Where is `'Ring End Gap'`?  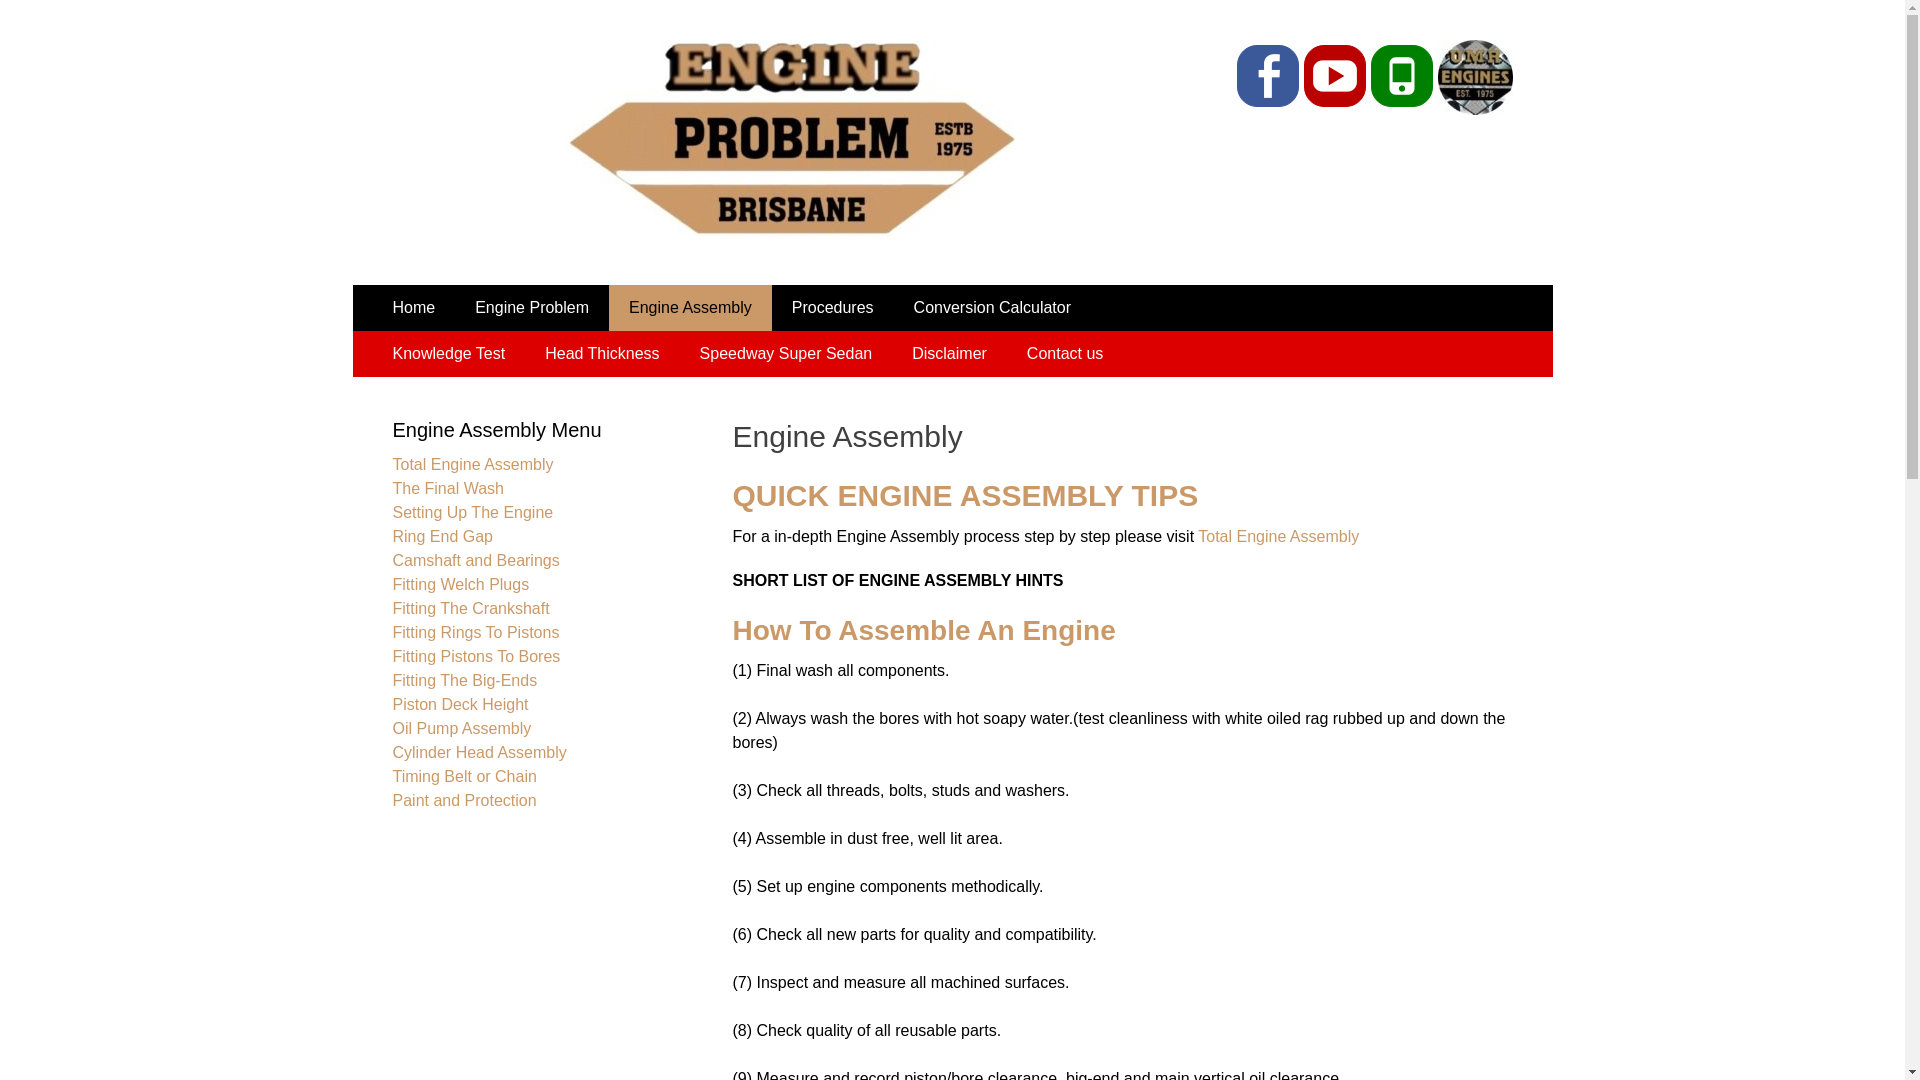
'Ring End Gap' is located at coordinates (392, 535).